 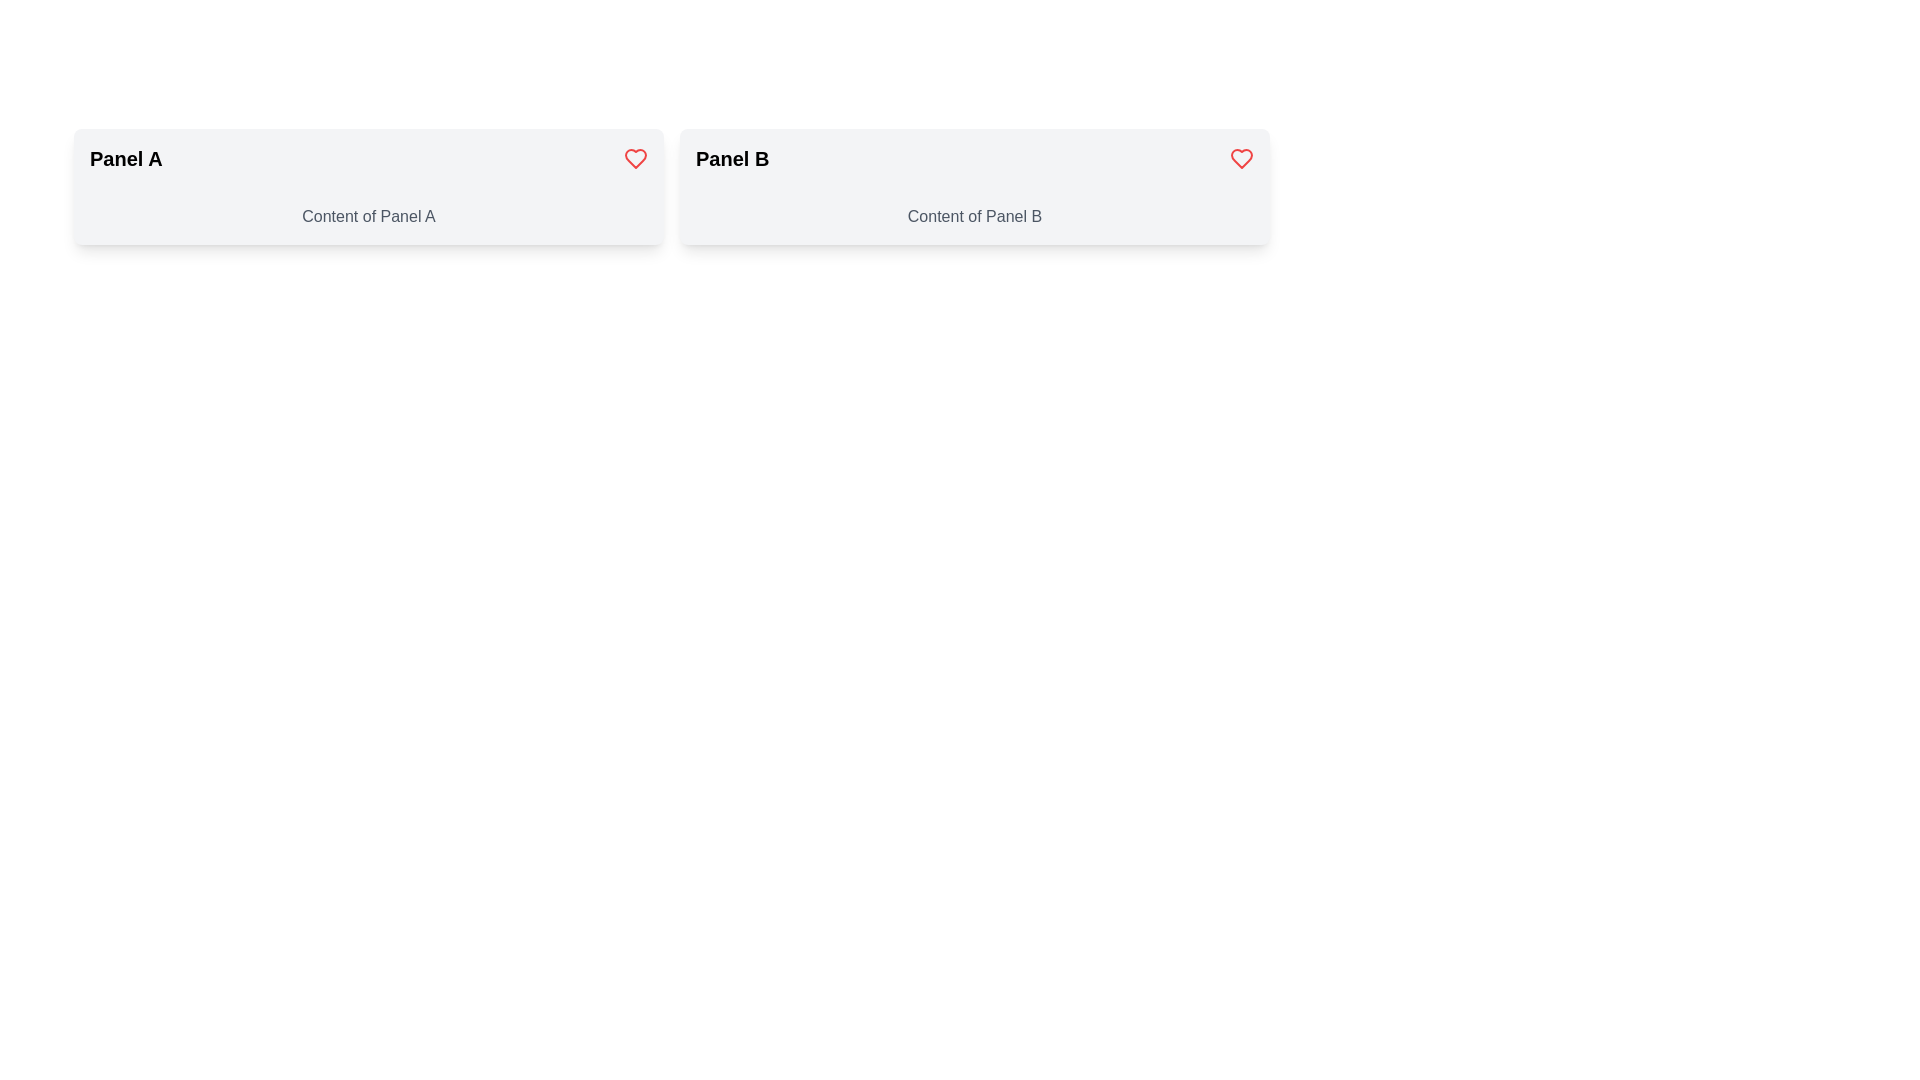 What do you see at coordinates (974, 216) in the screenshot?
I see `the text label located in the lower section of the 'Panel B' card, which provides contextual information related to the panel` at bounding box center [974, 216].